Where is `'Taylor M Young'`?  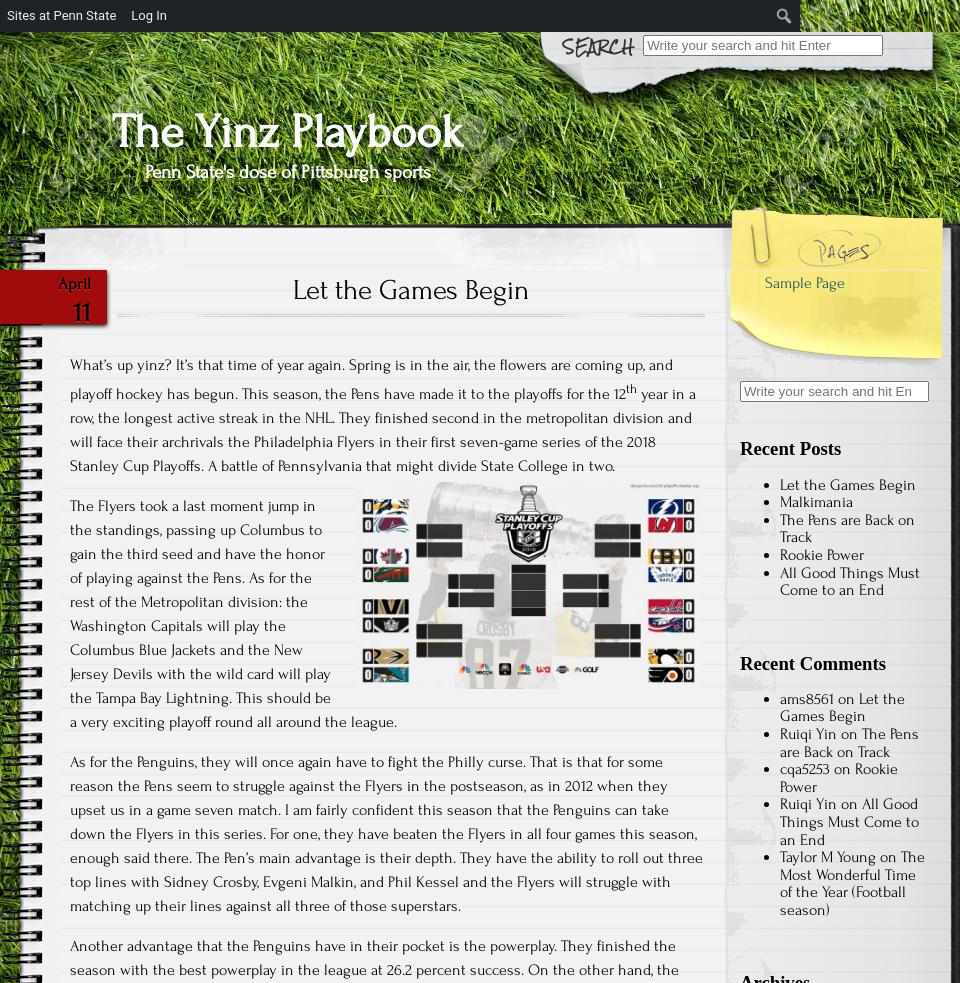
'Taylor M Young' is located at coordinates (828, 856).